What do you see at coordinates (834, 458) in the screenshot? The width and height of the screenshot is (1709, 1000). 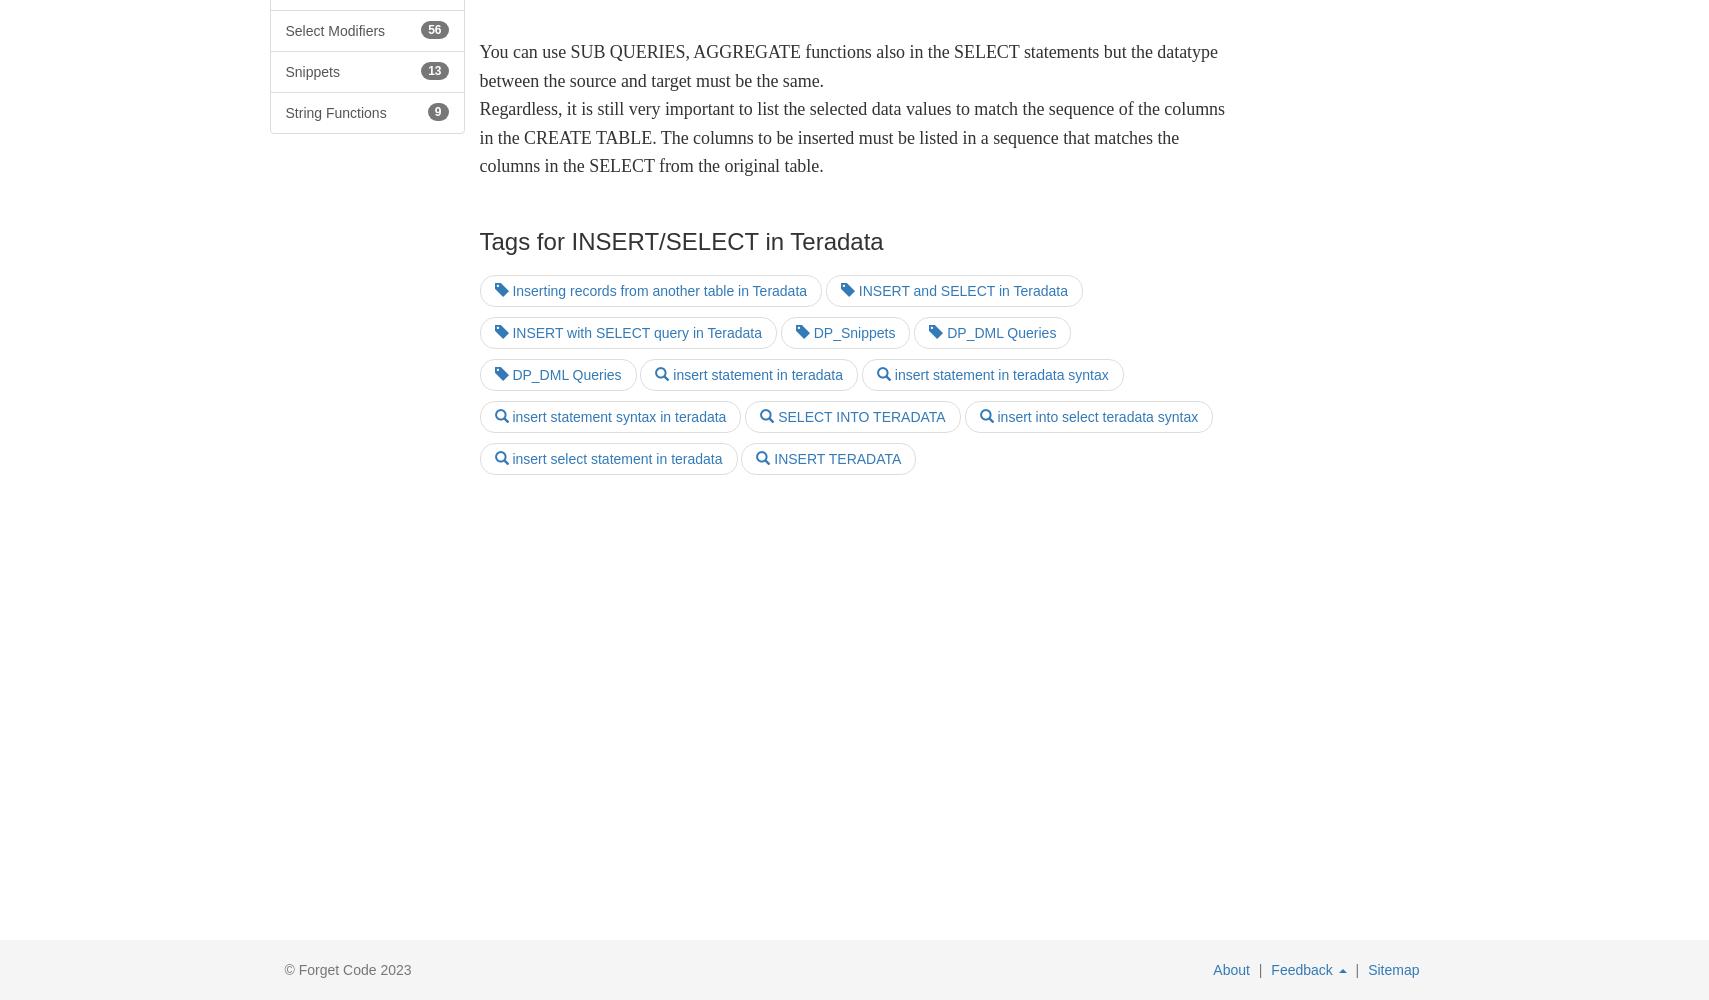 I see `'INSERT TERADATA'` at bounding box center [834, 458].